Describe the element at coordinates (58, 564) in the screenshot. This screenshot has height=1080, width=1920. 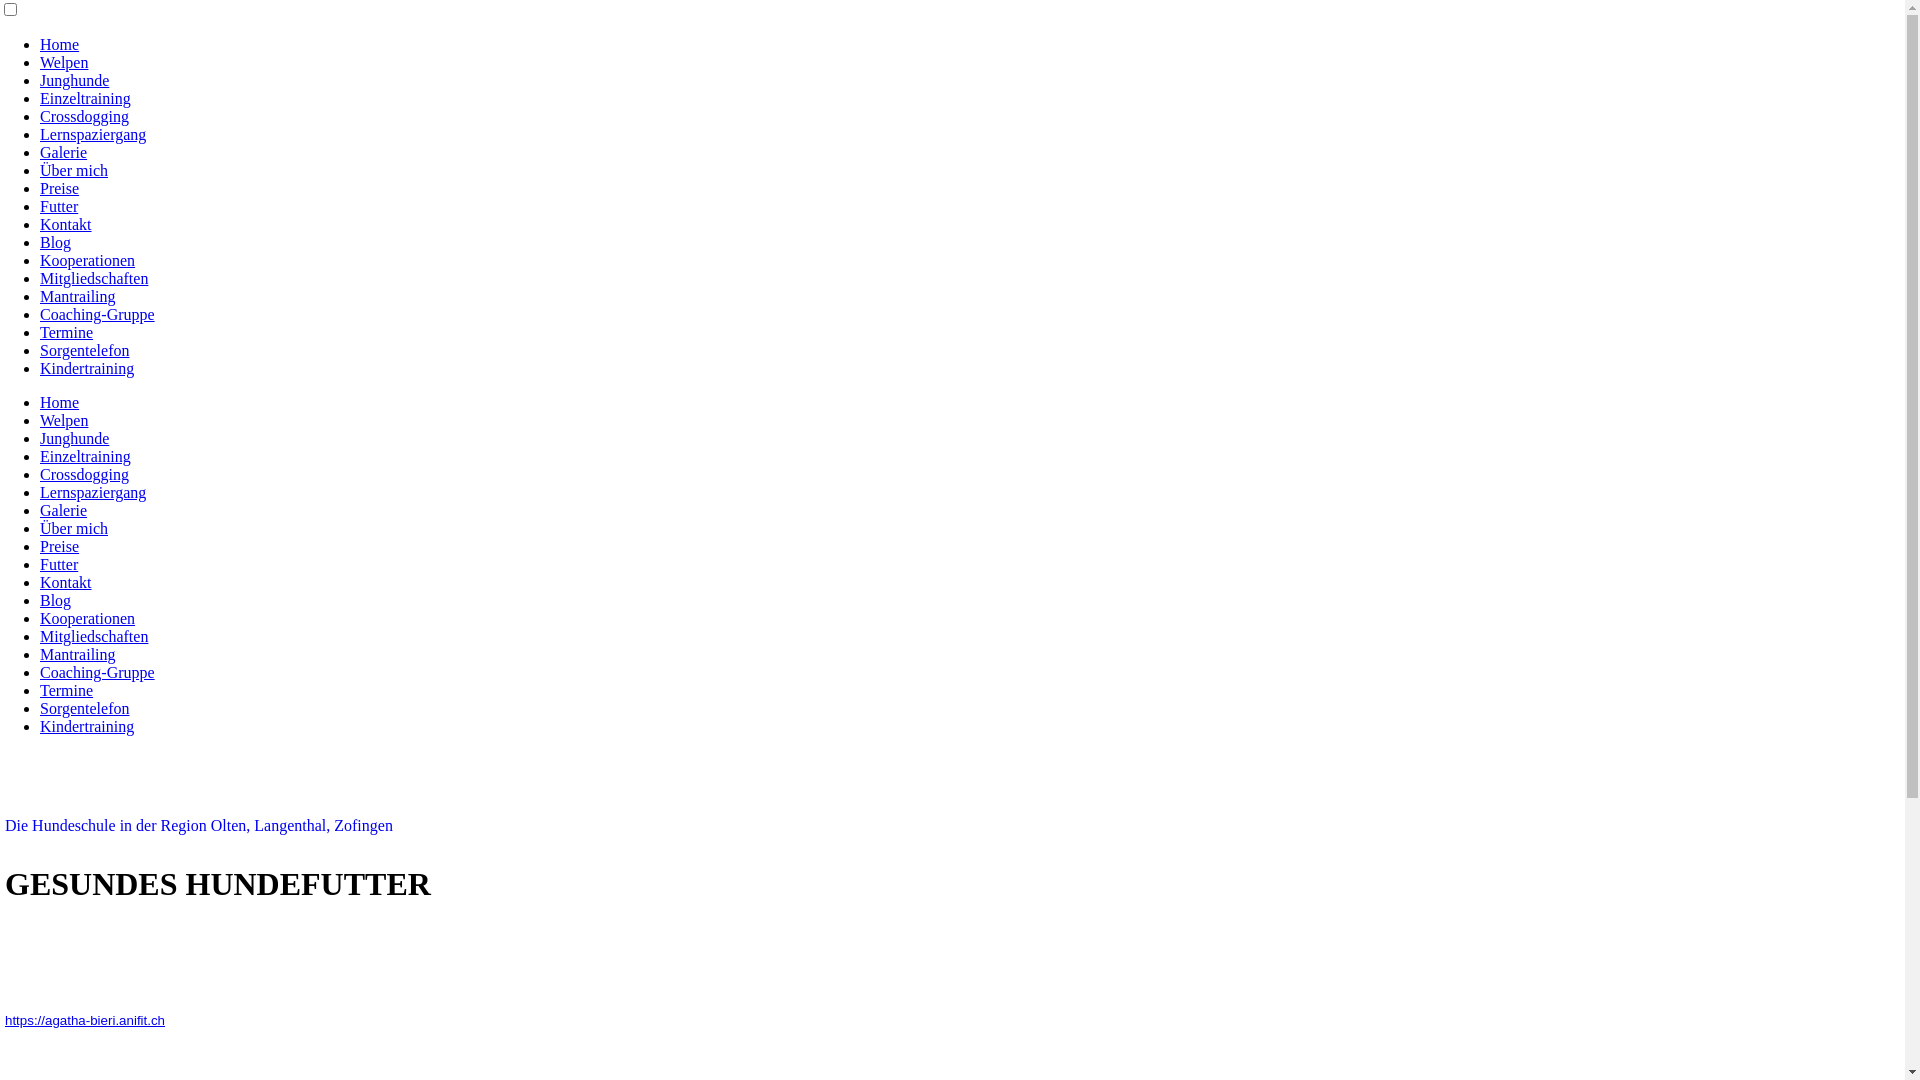
I see `'Futter'` at that location.